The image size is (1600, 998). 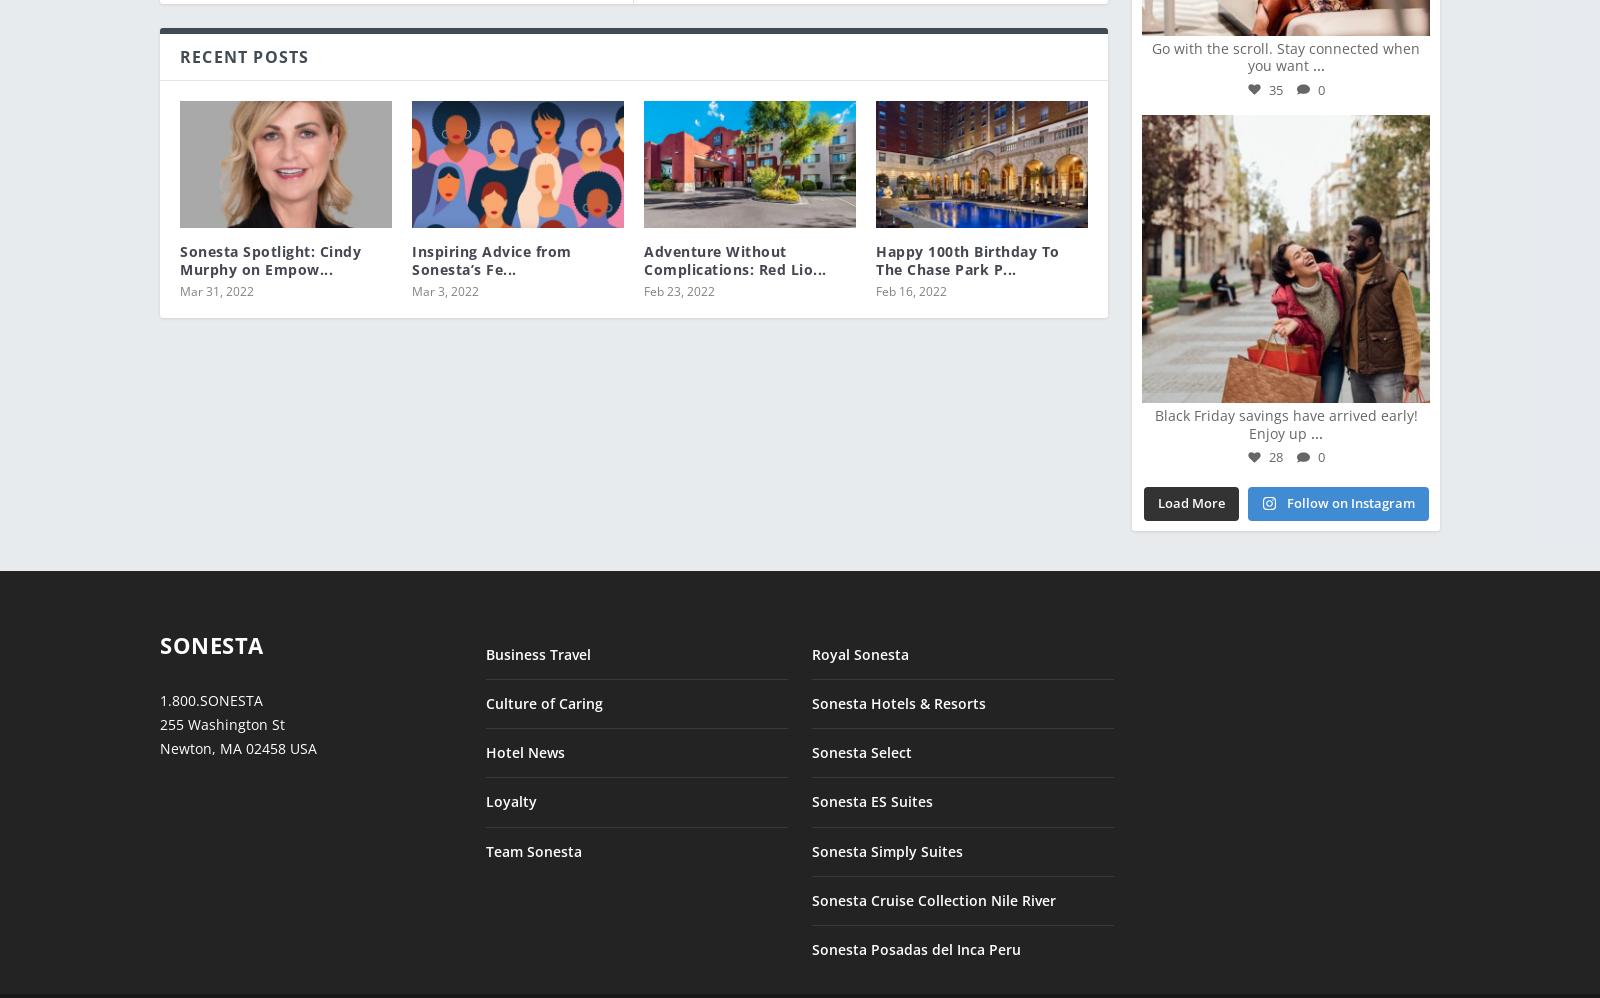 What do you see at coordinates (211, 630) in the screenshot?
I see `'Sonesta'` at bounding box center [211, 630].